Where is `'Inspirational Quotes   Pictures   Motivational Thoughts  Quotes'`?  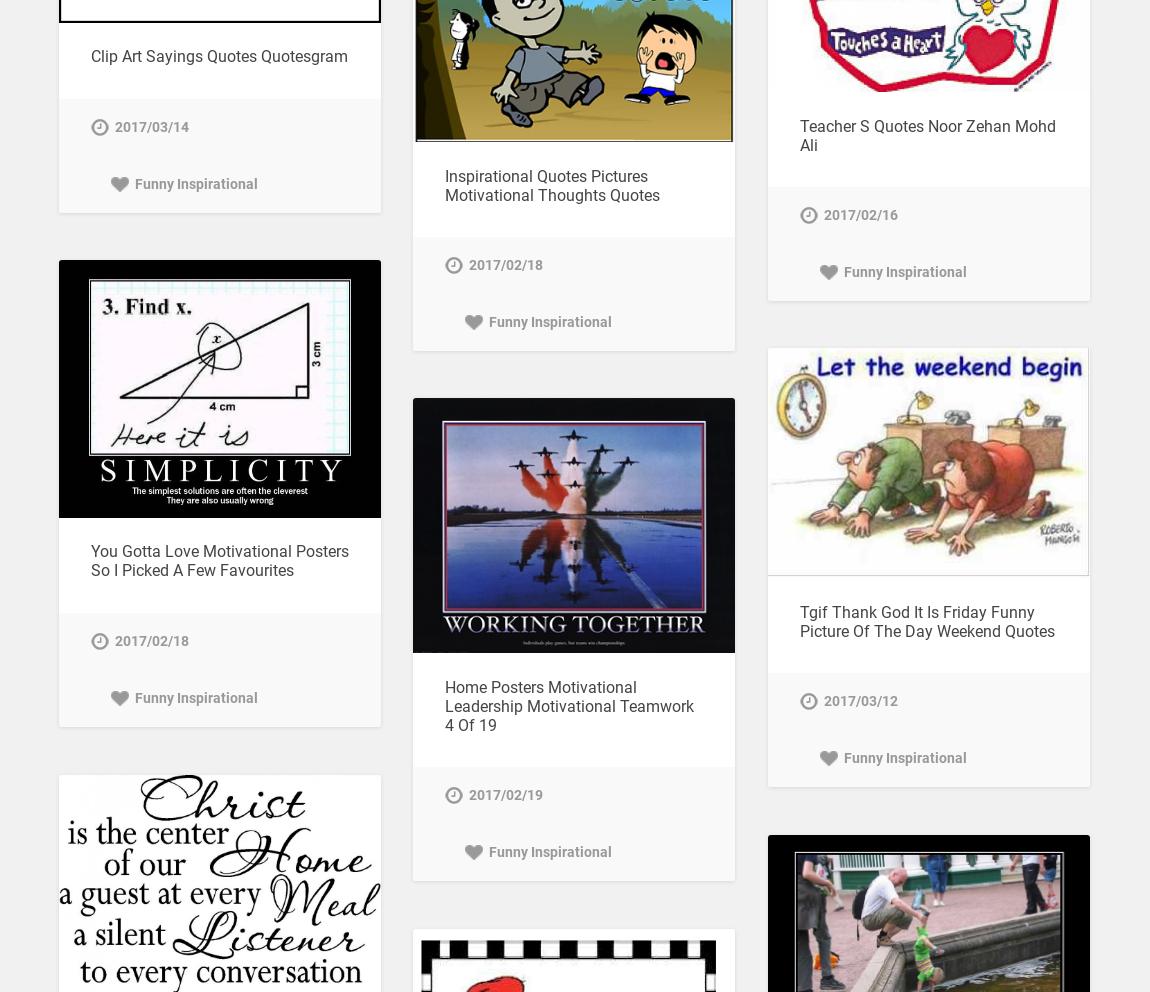 'Inspirational Quotes   Pictures   Motivational Thoughts  Quotes' is located at coordinates (444, 184).